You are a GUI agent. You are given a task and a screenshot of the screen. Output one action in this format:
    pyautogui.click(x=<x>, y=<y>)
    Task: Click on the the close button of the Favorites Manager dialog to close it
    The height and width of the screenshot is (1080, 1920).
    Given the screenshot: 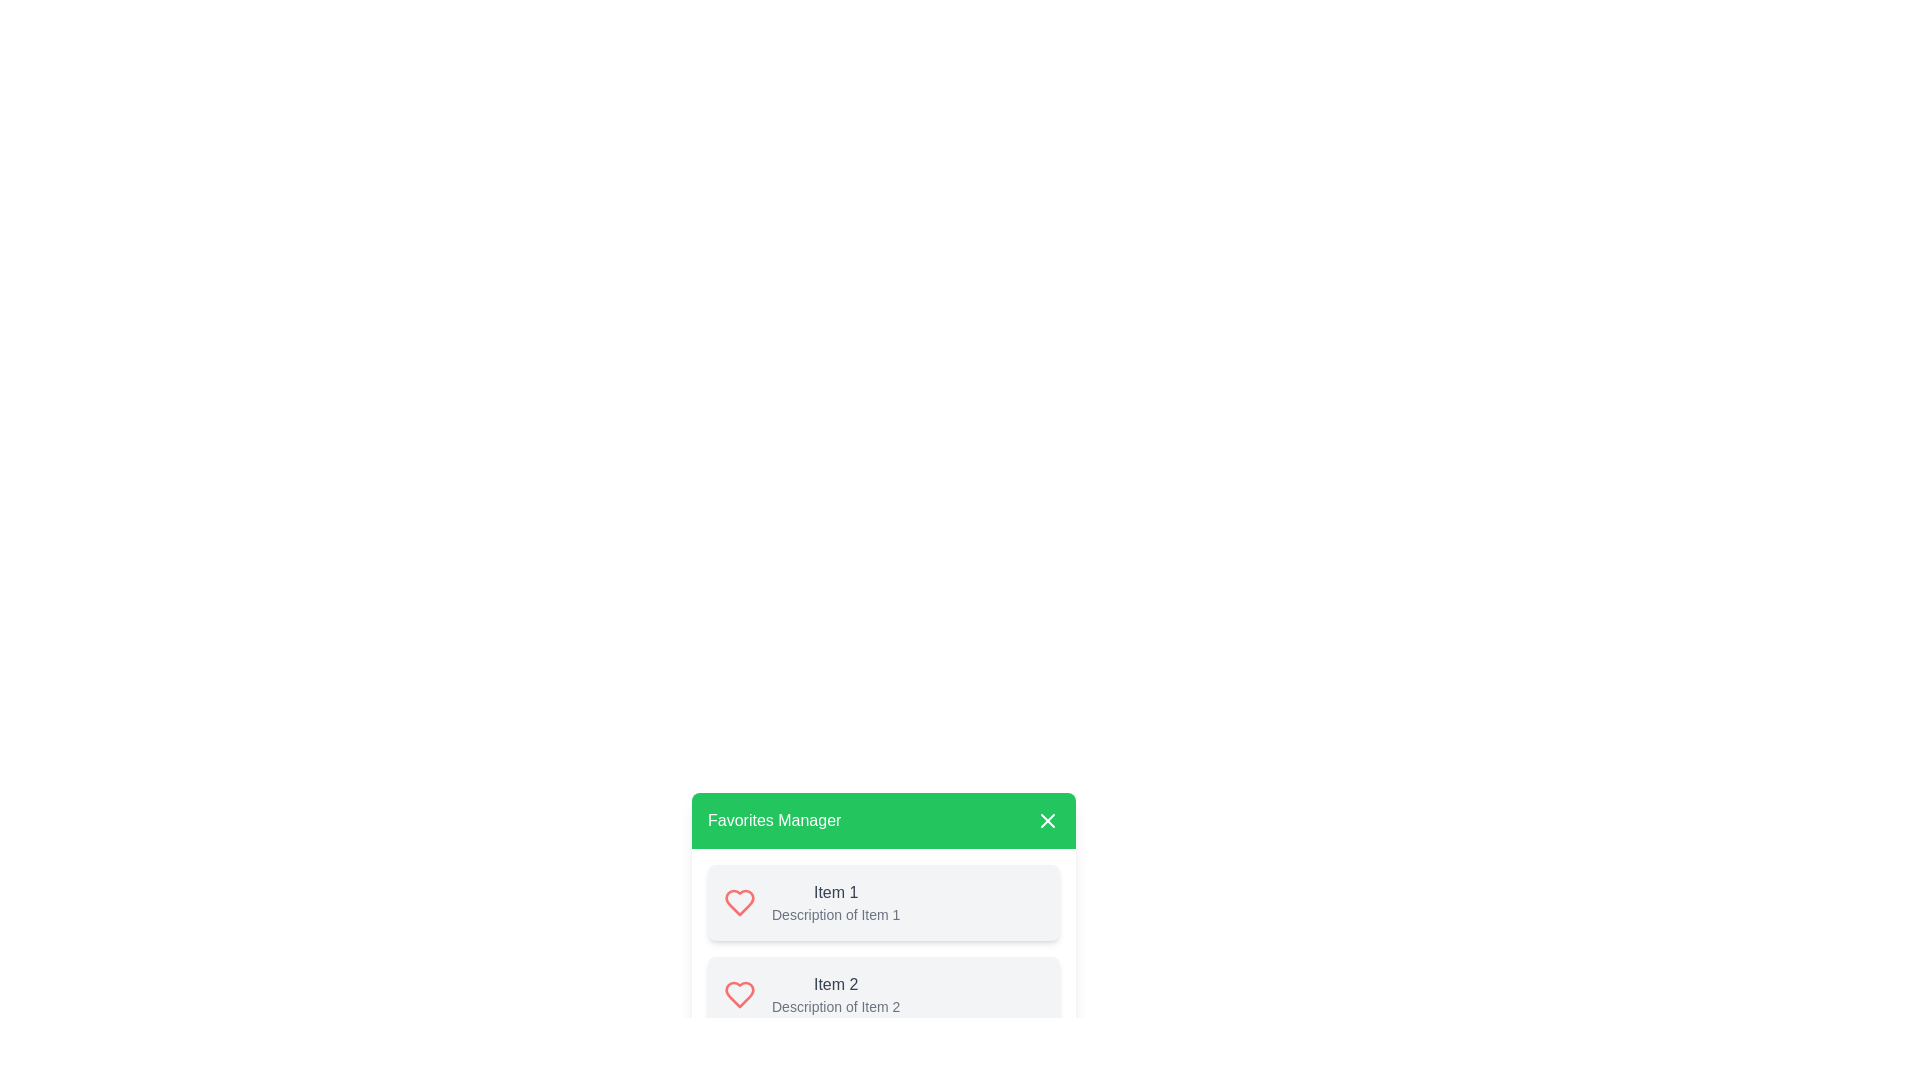 What is the action you would take?
    pyautogui.click(x=1046, y=820)
    